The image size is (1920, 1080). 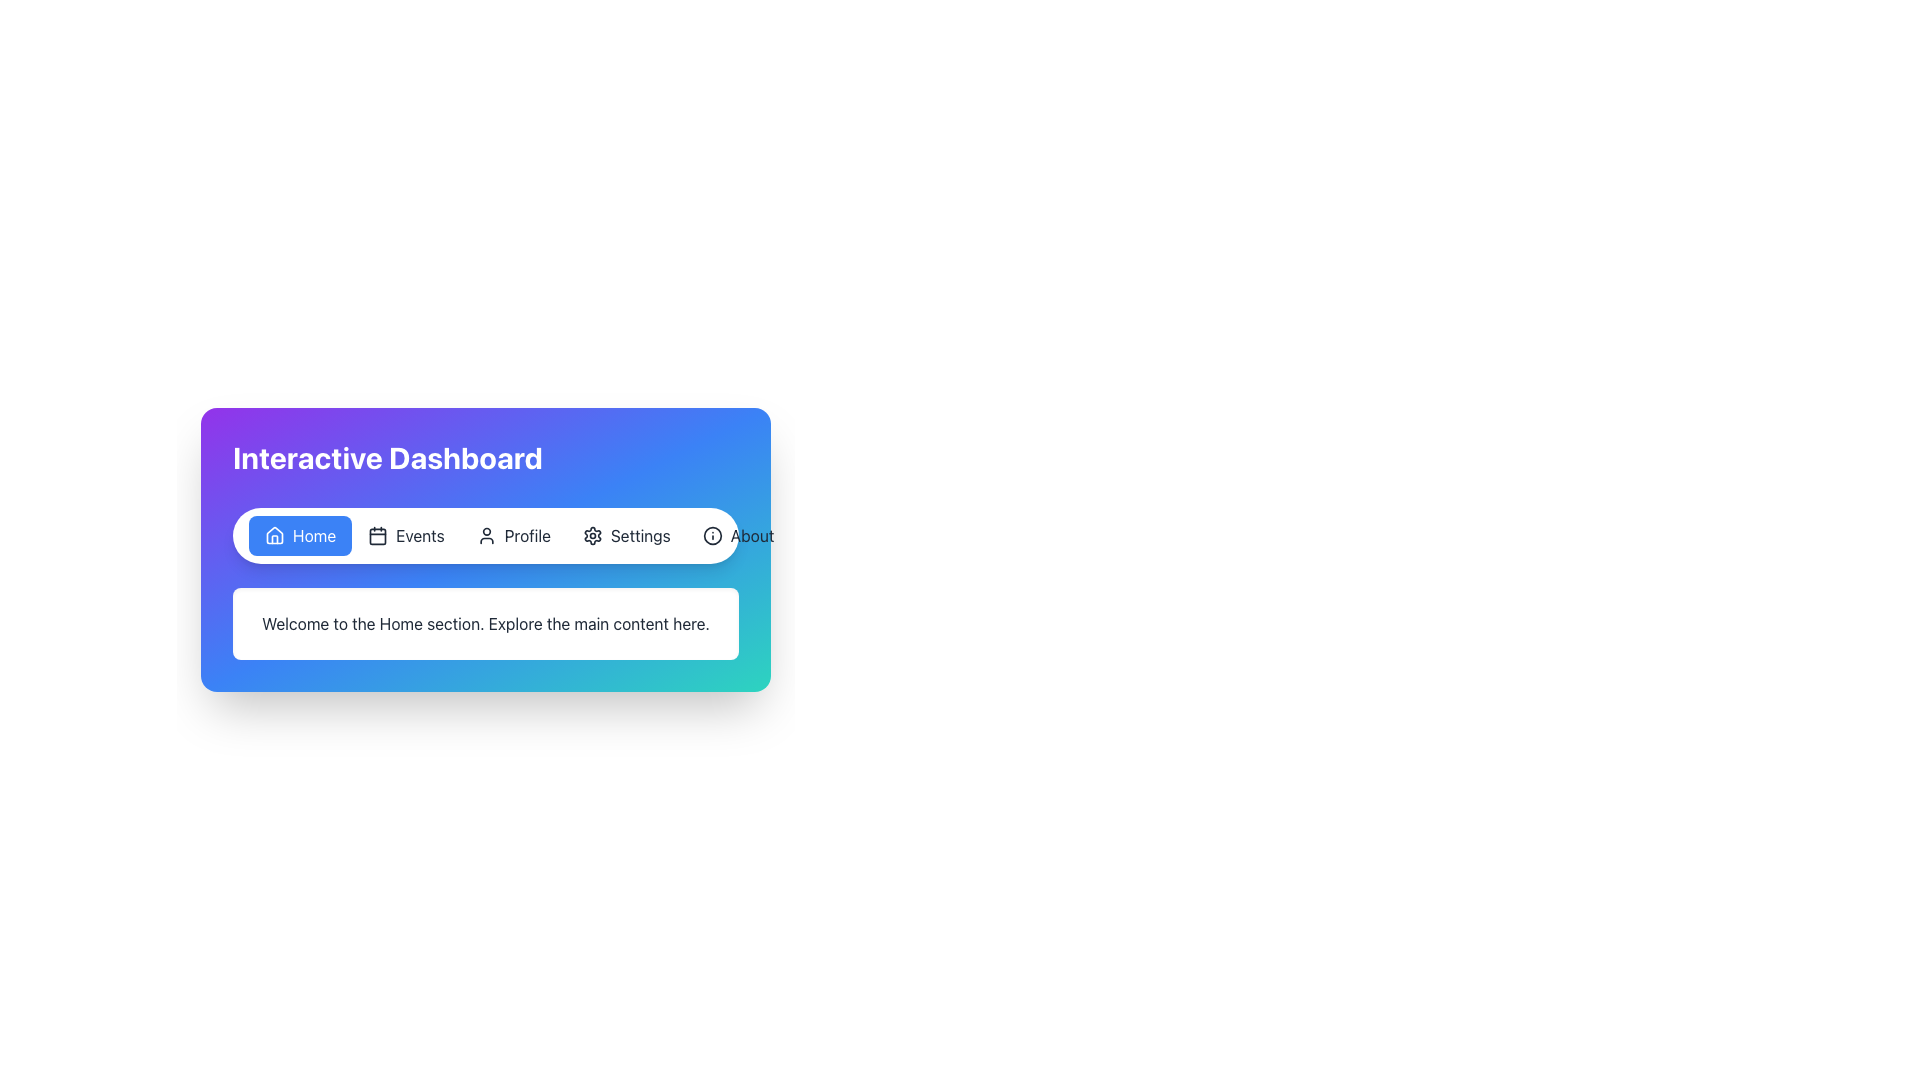 What do you see at coordinates (419, 535) in the screenshot?
I see `the 'Events' navigation label in the second position of the navigation menu` at bounding box center [419, 535].